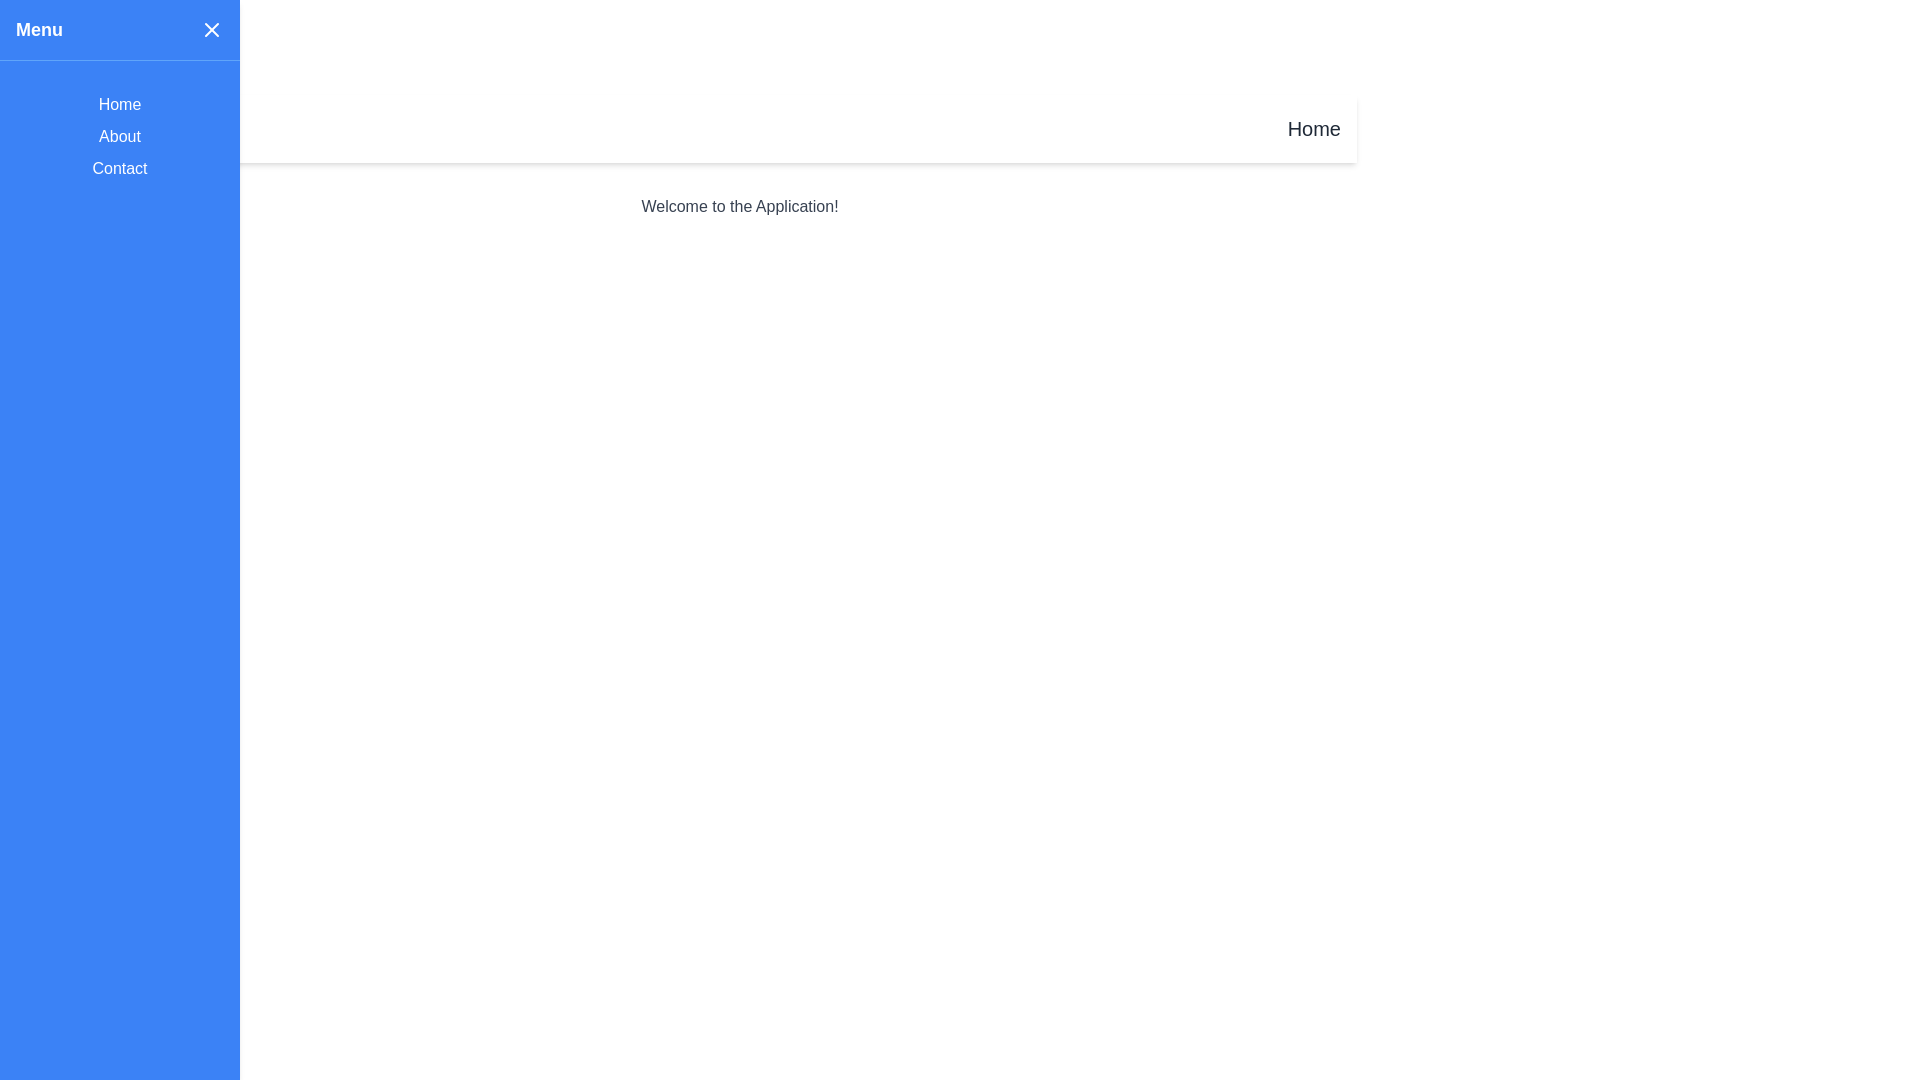 The height and width of the screenshot is (1080, 1920). What do you see at coordinates (211, 30) in the screenshot?
I see `the close button icon located to the far right of the menu interface, just to the right of the 'Menu' text` at bounding box center [211, 30].